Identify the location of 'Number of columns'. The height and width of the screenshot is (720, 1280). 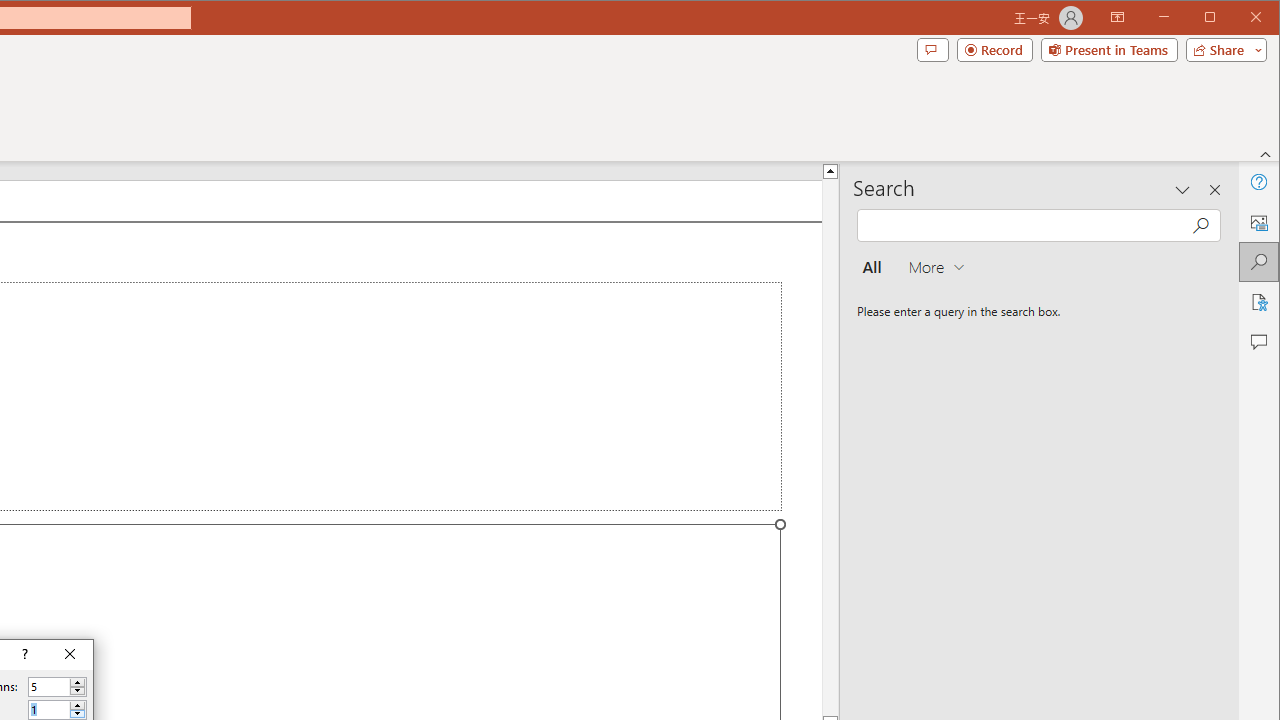
(49, 686).